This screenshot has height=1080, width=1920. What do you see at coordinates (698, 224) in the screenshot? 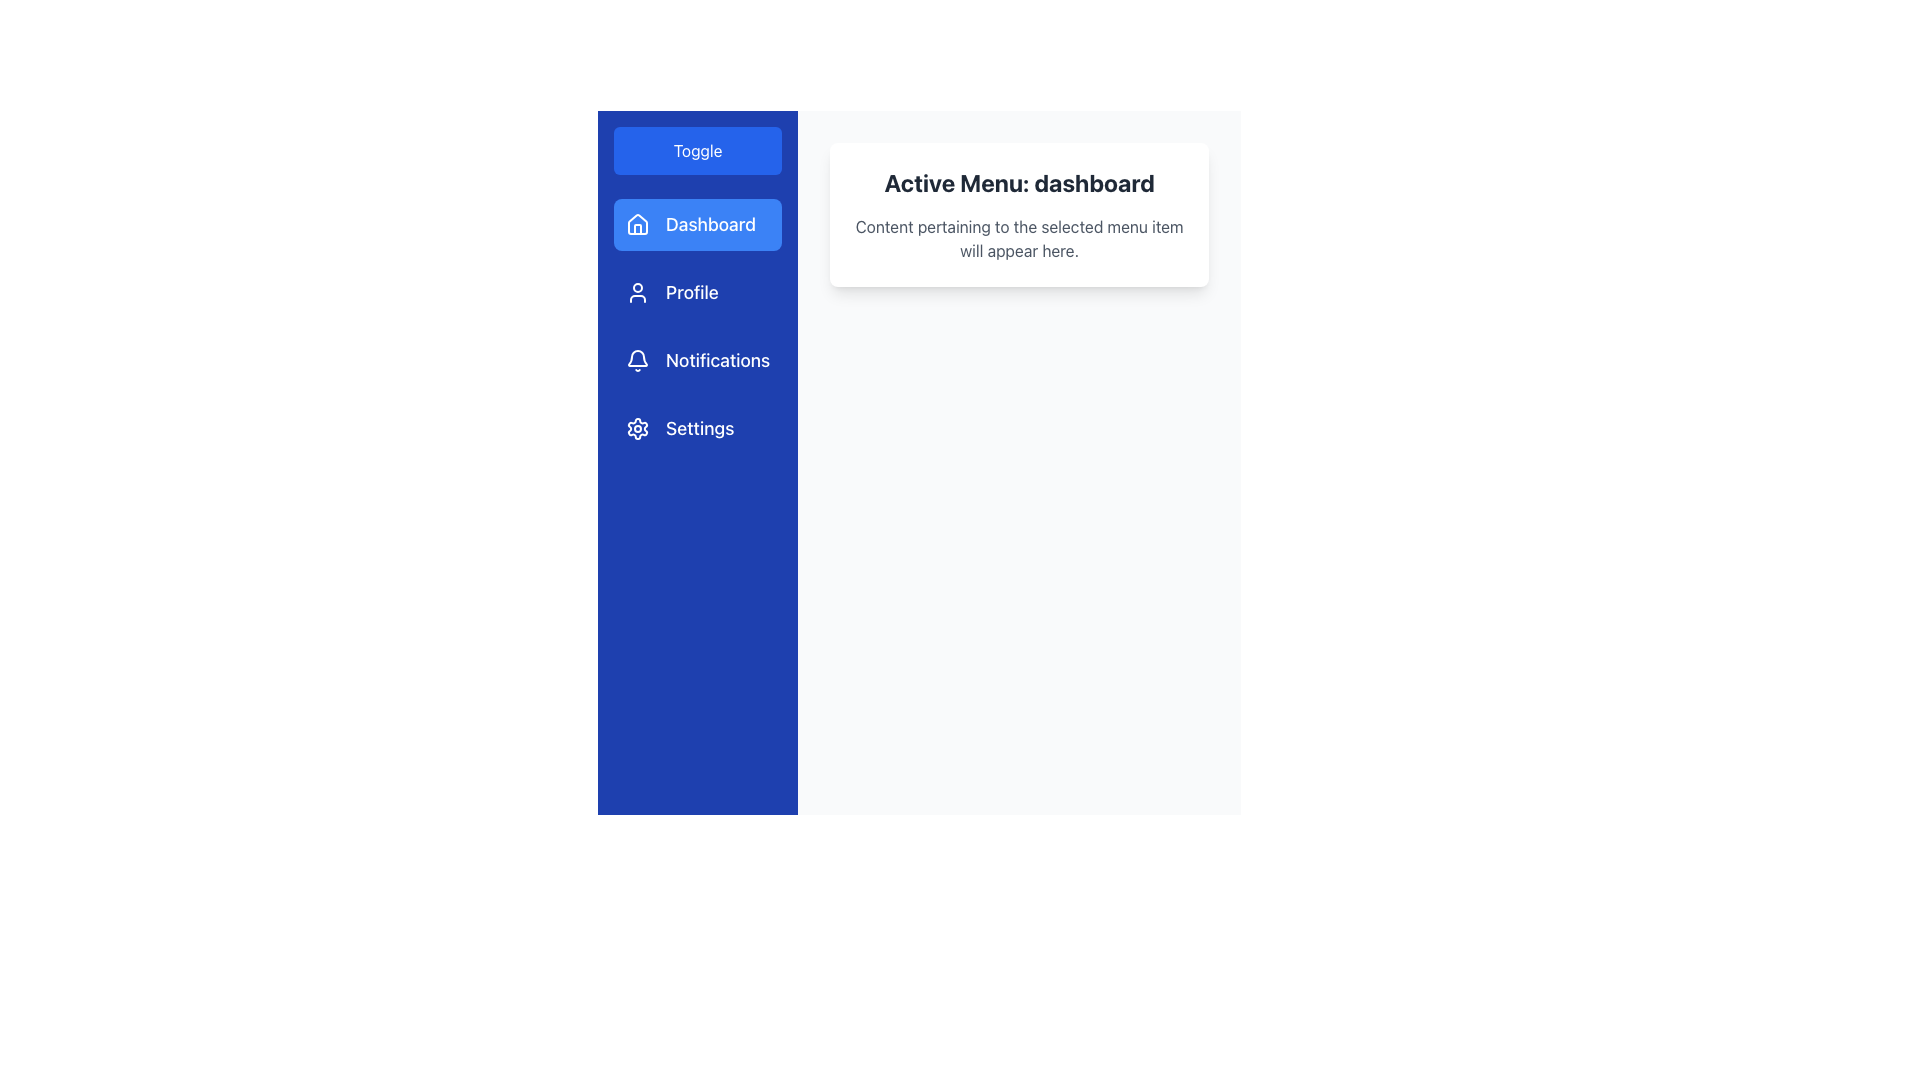
I see `the 'Dashboard' navigation button located in the left sidebar` at bounding box center [698, 224].